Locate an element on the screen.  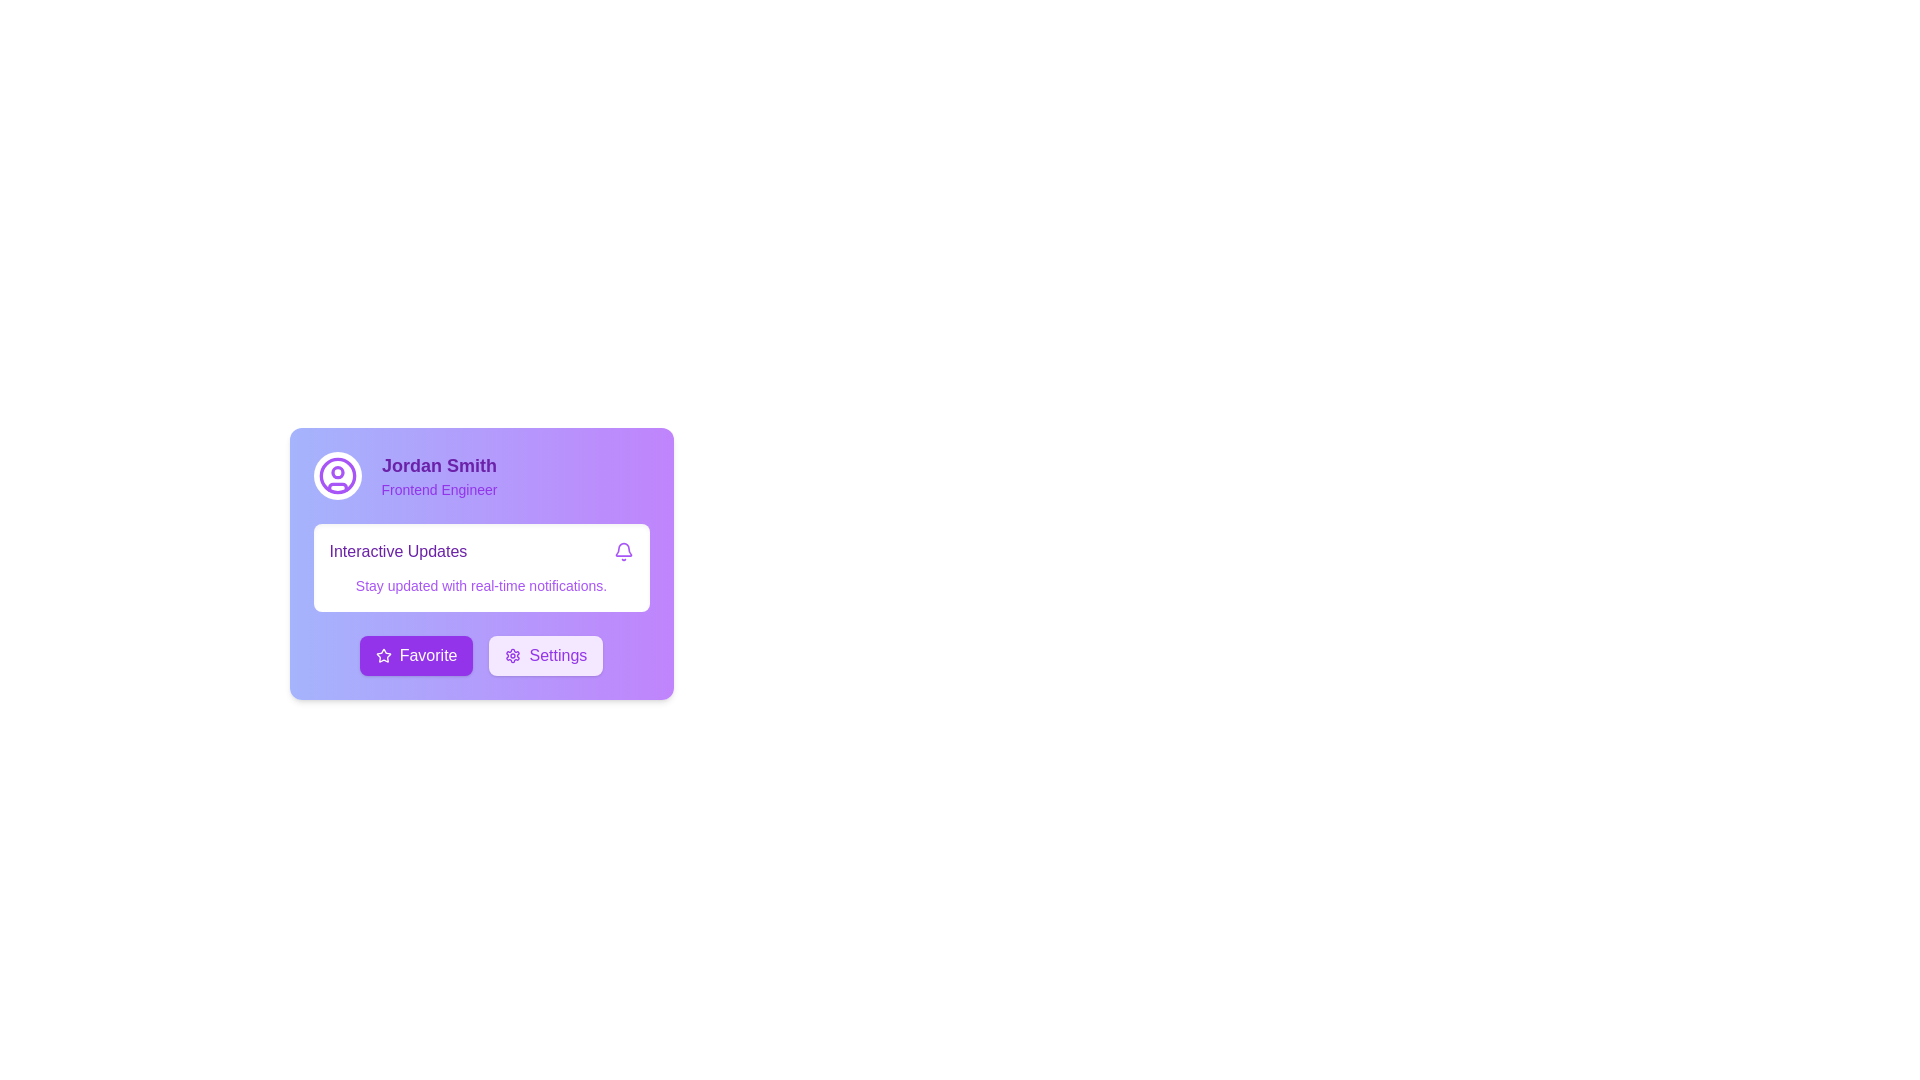
the largest SVG circle graphic that forms the outer boundary of the user icon located on the left side of the interface, above the text 'Jordan Smith Frontend Engineer' is located at coordinates (337, 475).